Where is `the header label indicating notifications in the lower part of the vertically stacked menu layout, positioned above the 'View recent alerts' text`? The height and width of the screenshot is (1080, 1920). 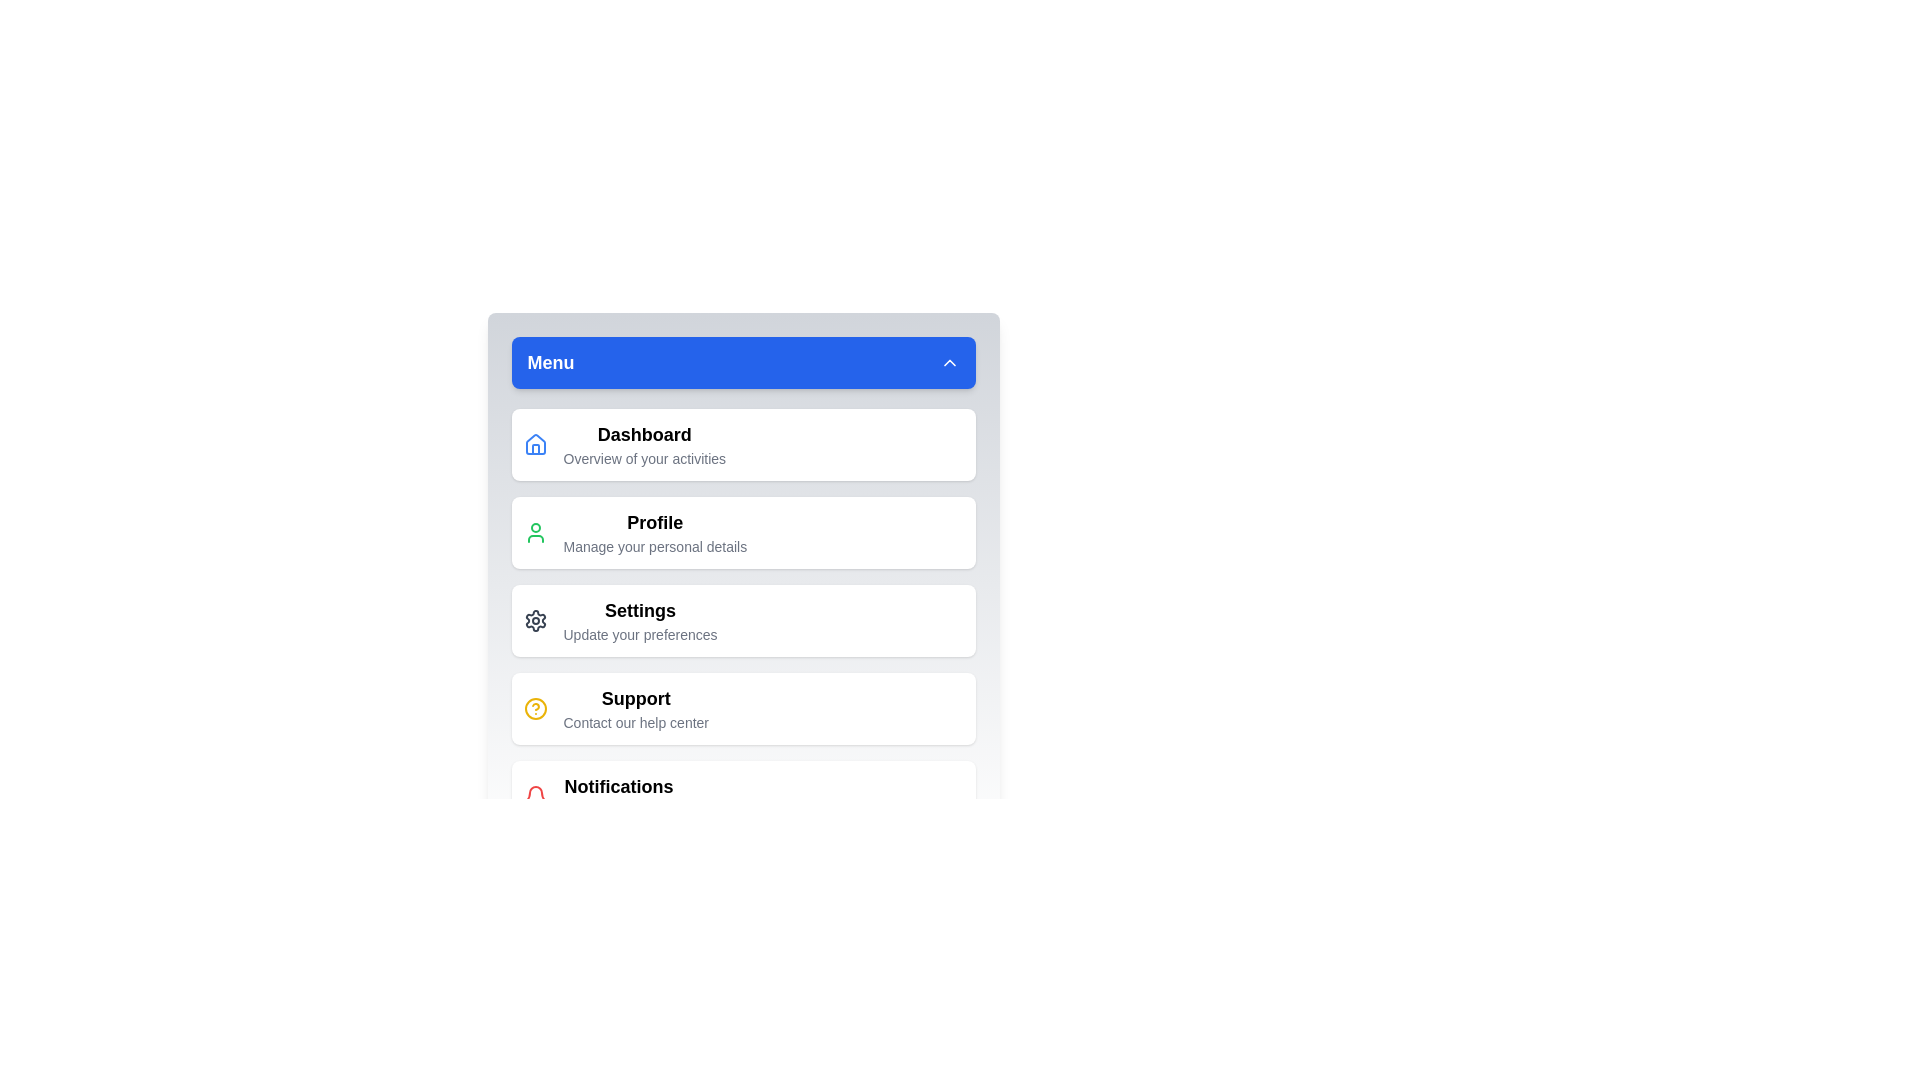 the header label indicating notifications in the lower part of the vertically stacked menu layout, positioned above the 'View recent alerts' text is located at coordinates (618, 785).